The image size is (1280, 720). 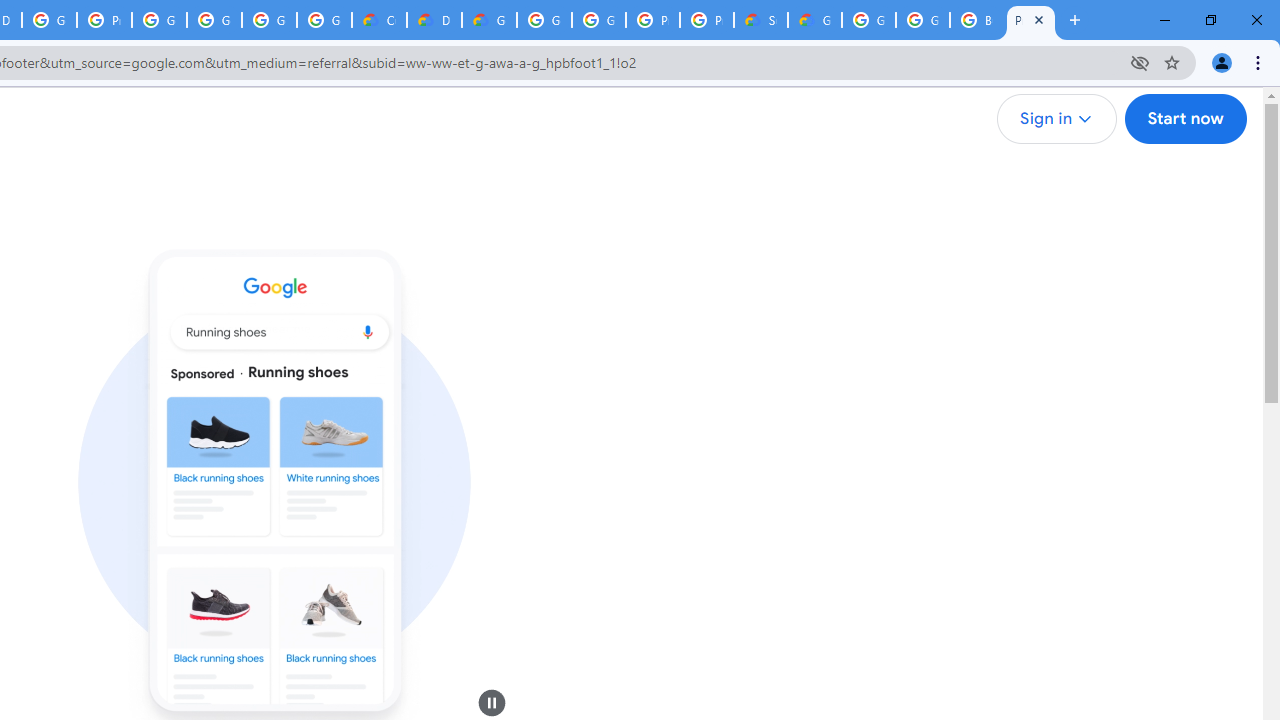 I want to click on 'Google Cloud Service Health', so click(x=815, y=20).